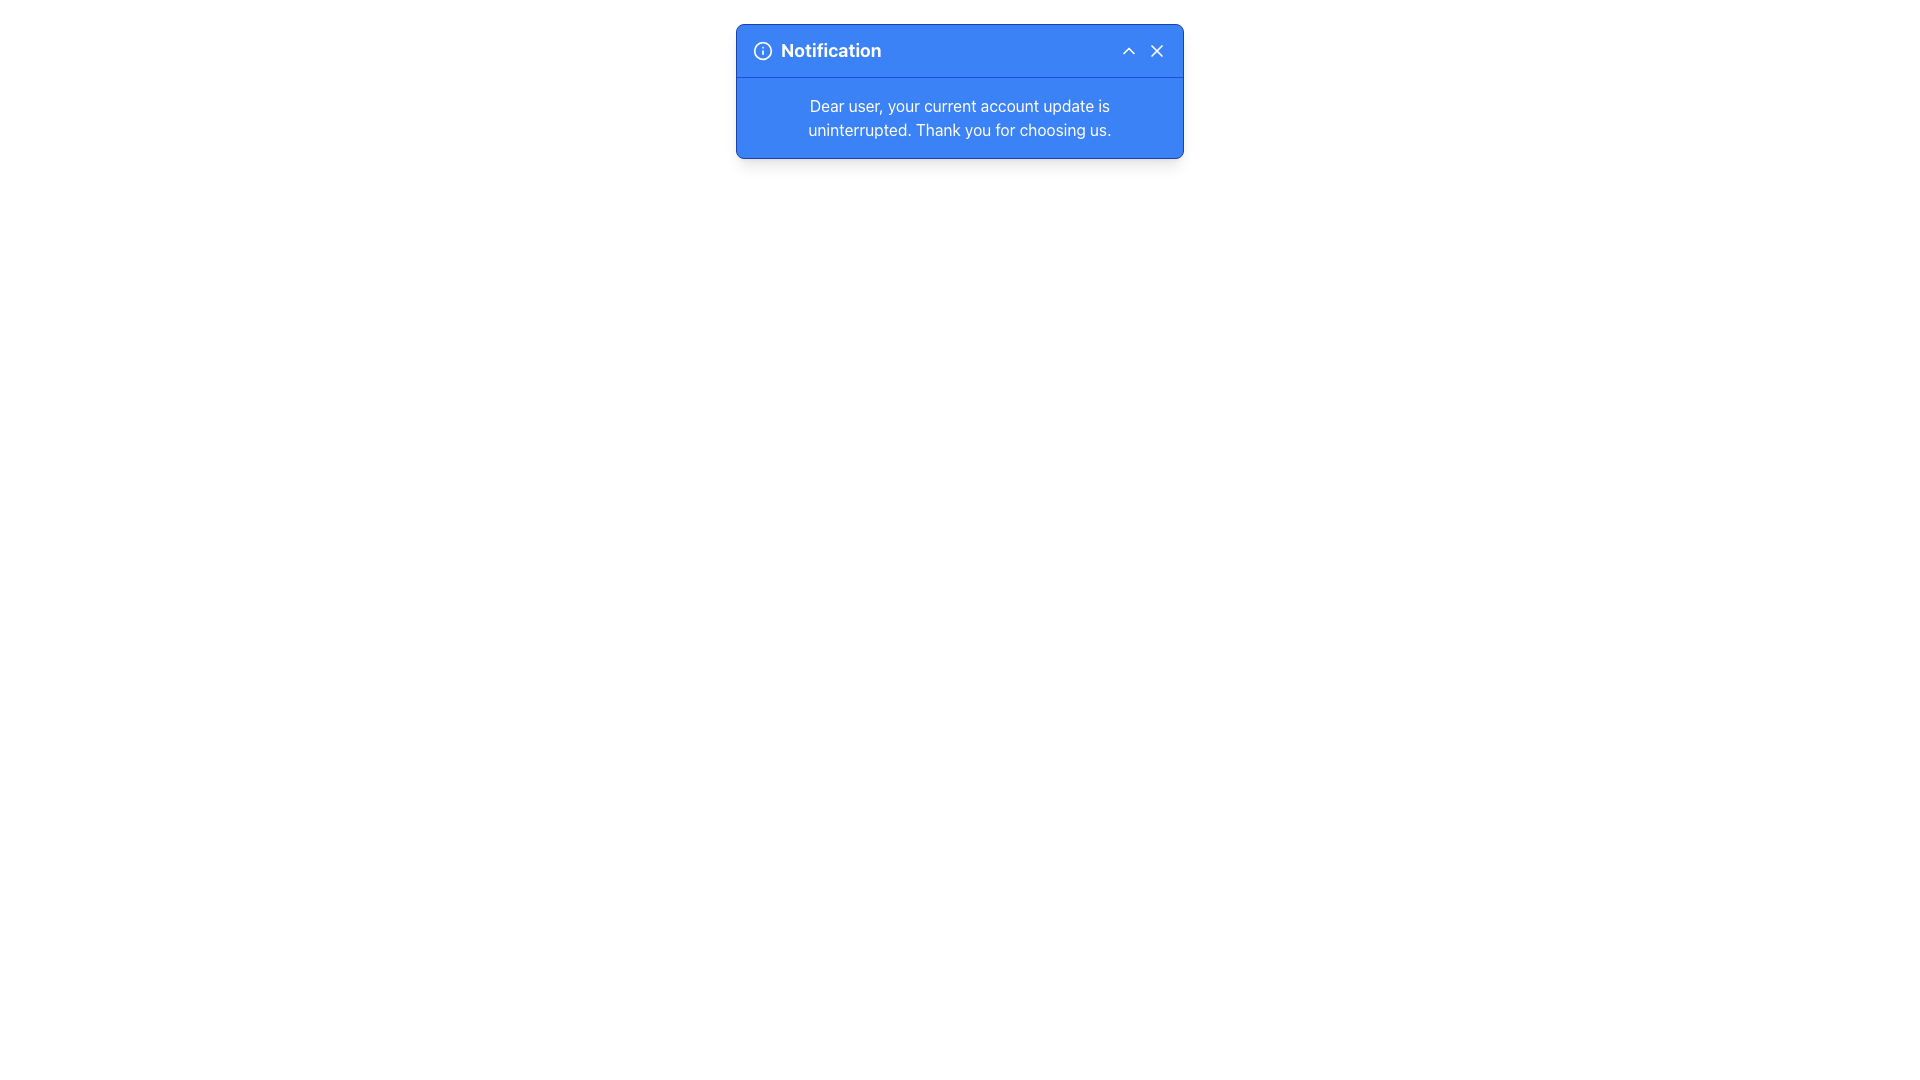 The width and height of the screenshot is (1920, 1080). What do you see at coordinates (1156, 49) in the screenshot?
I see `the close button on the notification panel using keyboard navigation, located at the far right corner of the notification bar` at bounding box center [1156, 49].